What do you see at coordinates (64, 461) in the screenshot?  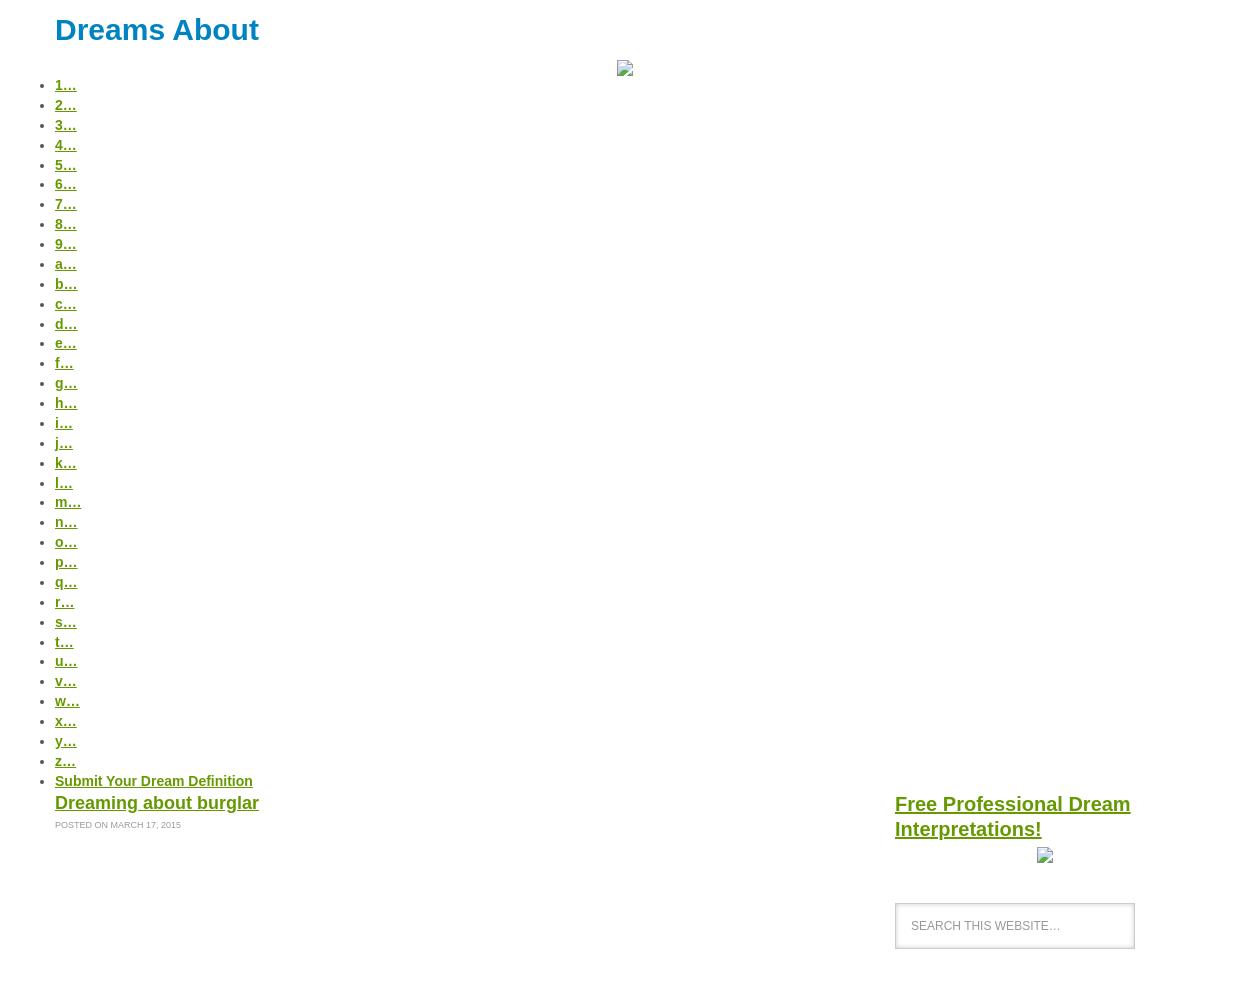 I see `'k…'` at bounding box center [64, 461].